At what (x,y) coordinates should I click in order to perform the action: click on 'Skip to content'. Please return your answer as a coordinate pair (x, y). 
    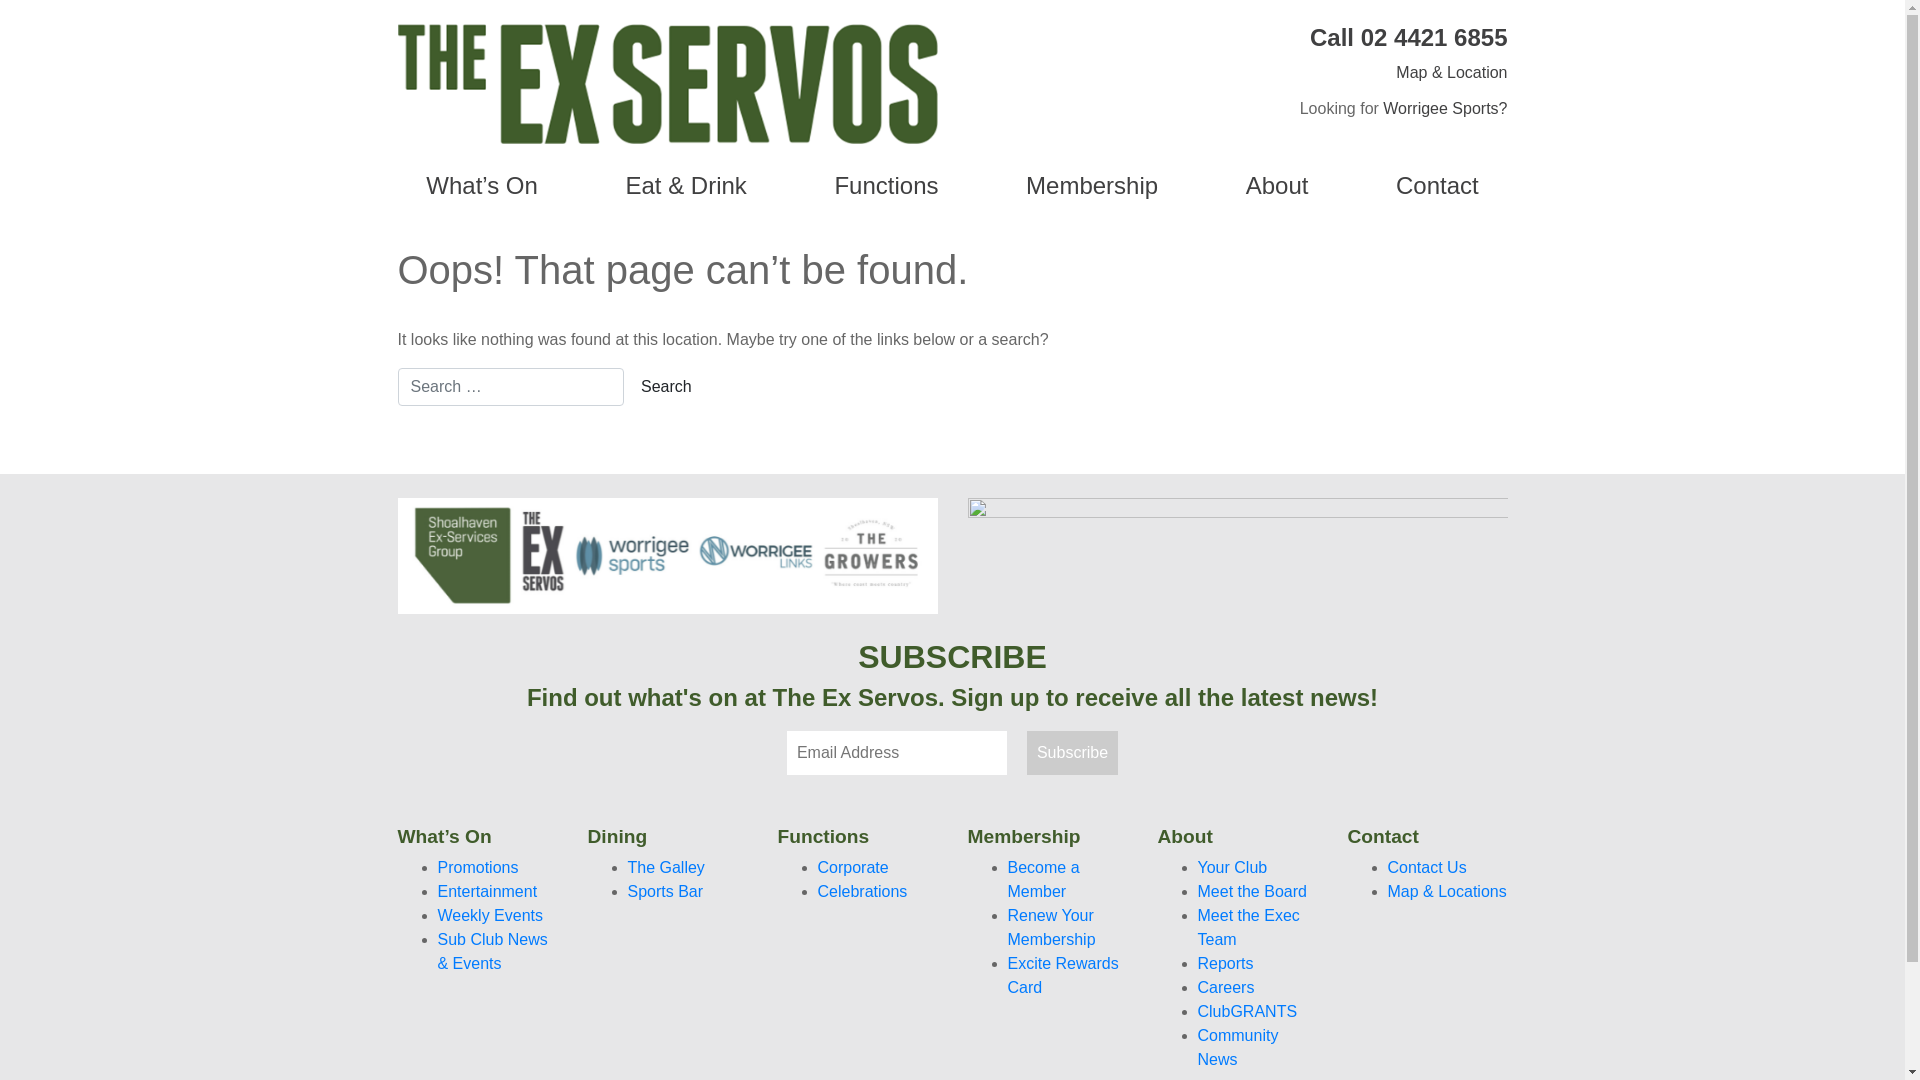
    Looking at the image, I should click on (0, 0).